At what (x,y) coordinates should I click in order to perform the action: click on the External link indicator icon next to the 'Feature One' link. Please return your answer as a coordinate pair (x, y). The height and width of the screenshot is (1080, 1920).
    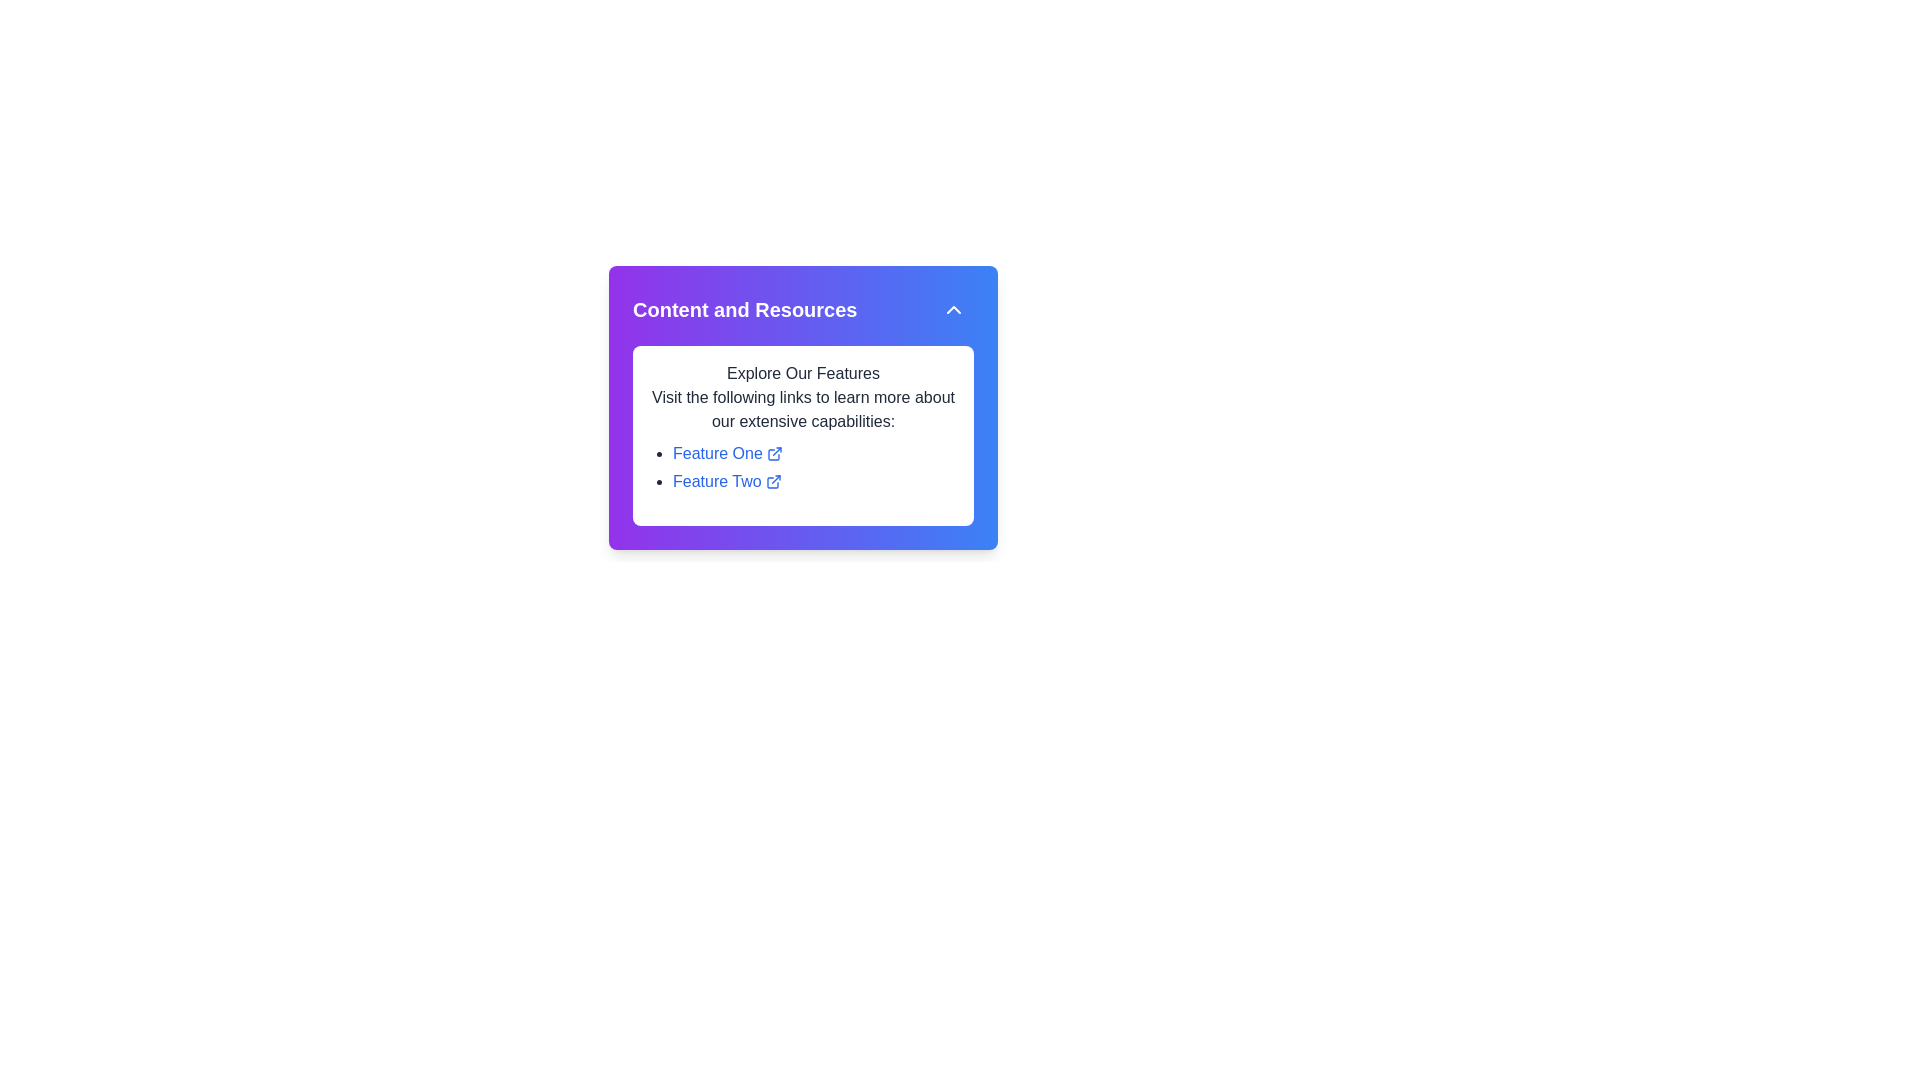
    Looking at the image, I should click on (773, 454).